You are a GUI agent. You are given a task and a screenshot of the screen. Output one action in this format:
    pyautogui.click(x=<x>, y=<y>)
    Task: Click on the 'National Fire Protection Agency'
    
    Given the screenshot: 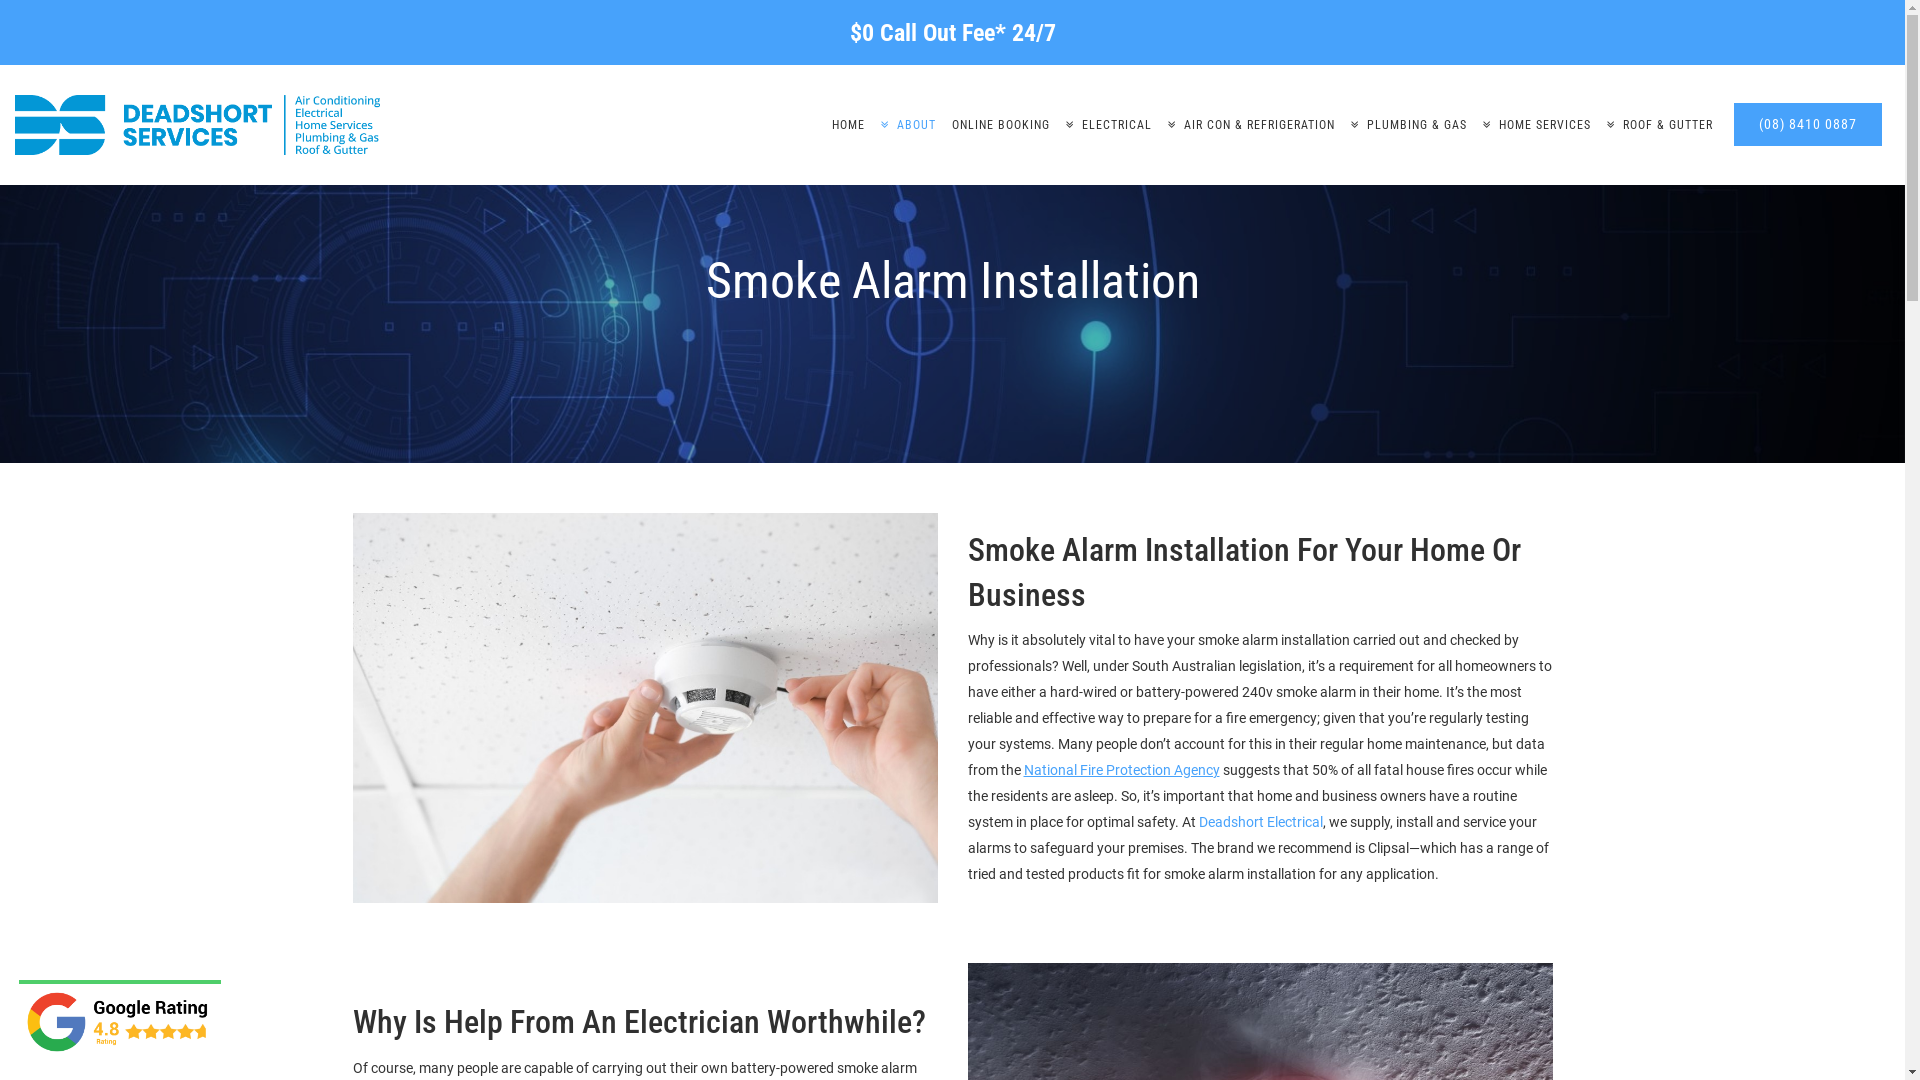 What is the action you would take?
    pyautogui.click(x=1122, y=769)
    